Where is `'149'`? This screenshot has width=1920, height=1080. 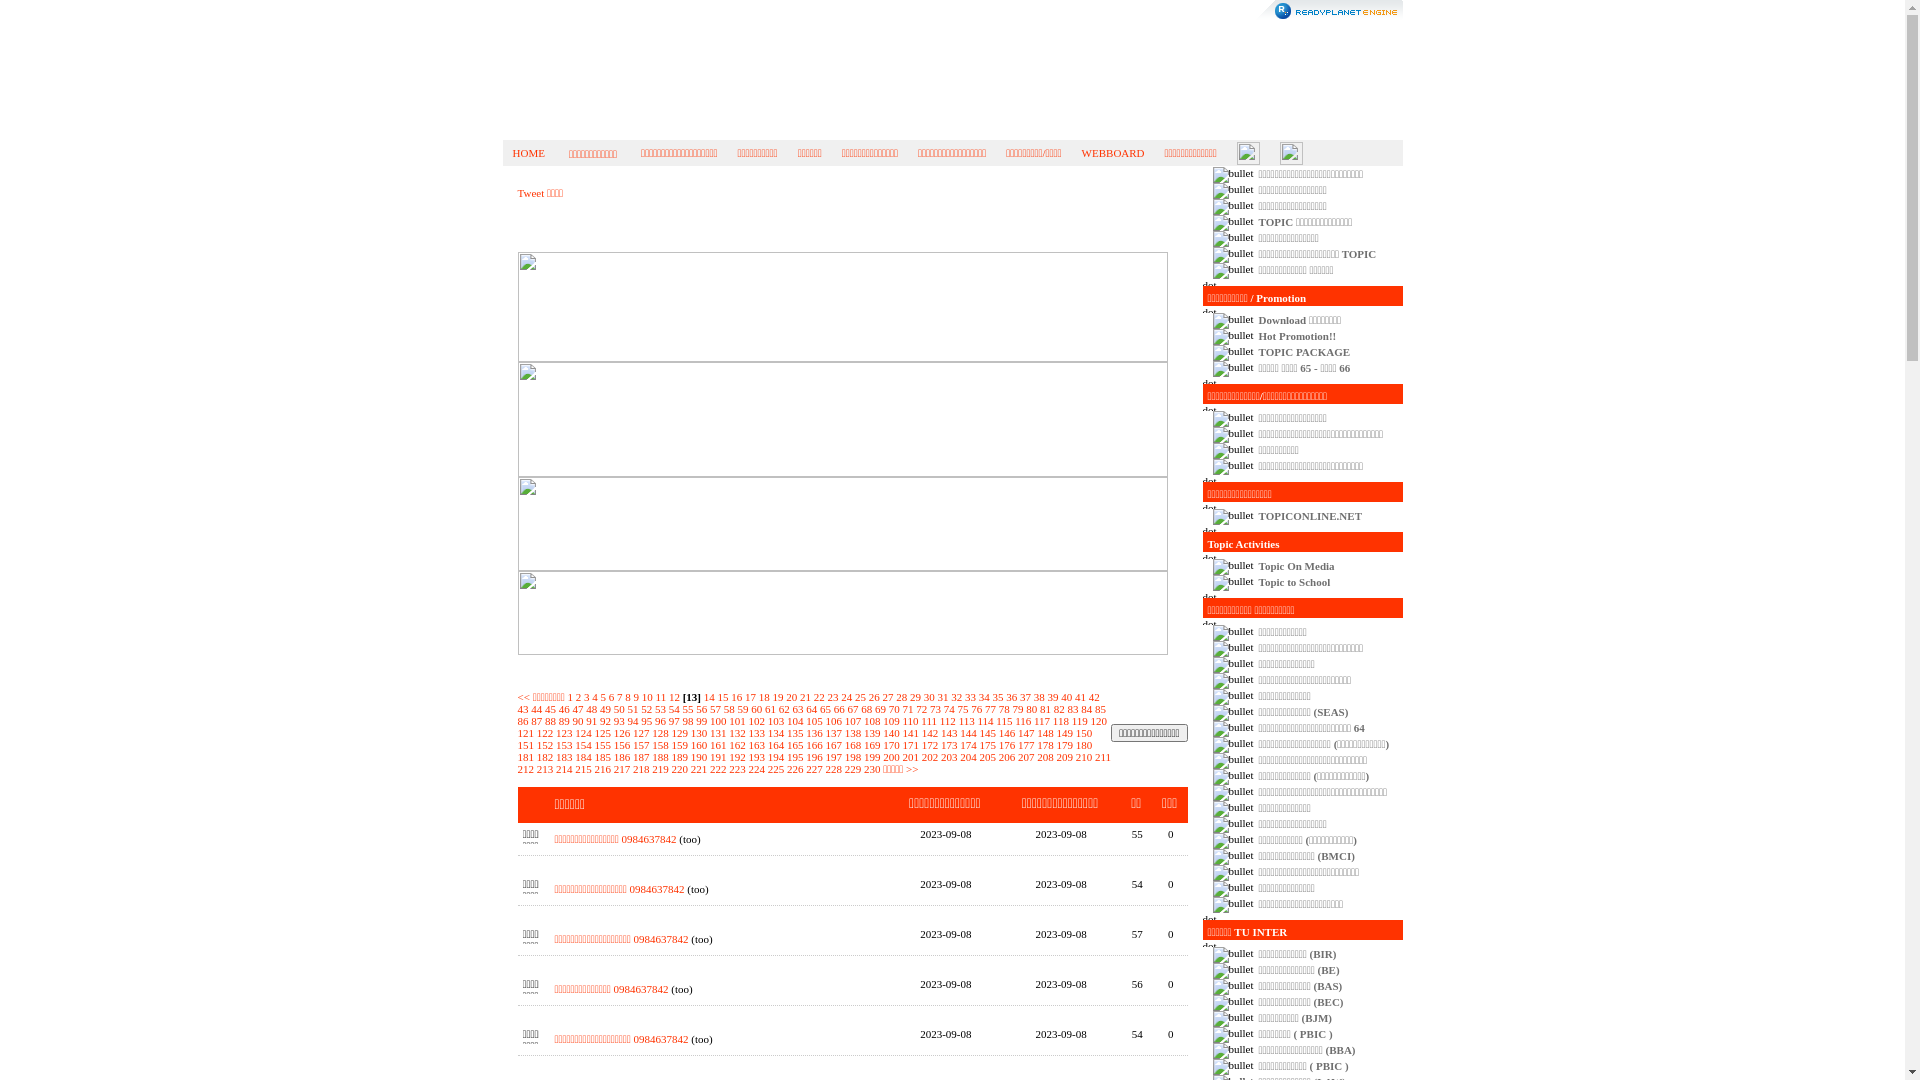
'149' is located at coordinates (1063, 732).